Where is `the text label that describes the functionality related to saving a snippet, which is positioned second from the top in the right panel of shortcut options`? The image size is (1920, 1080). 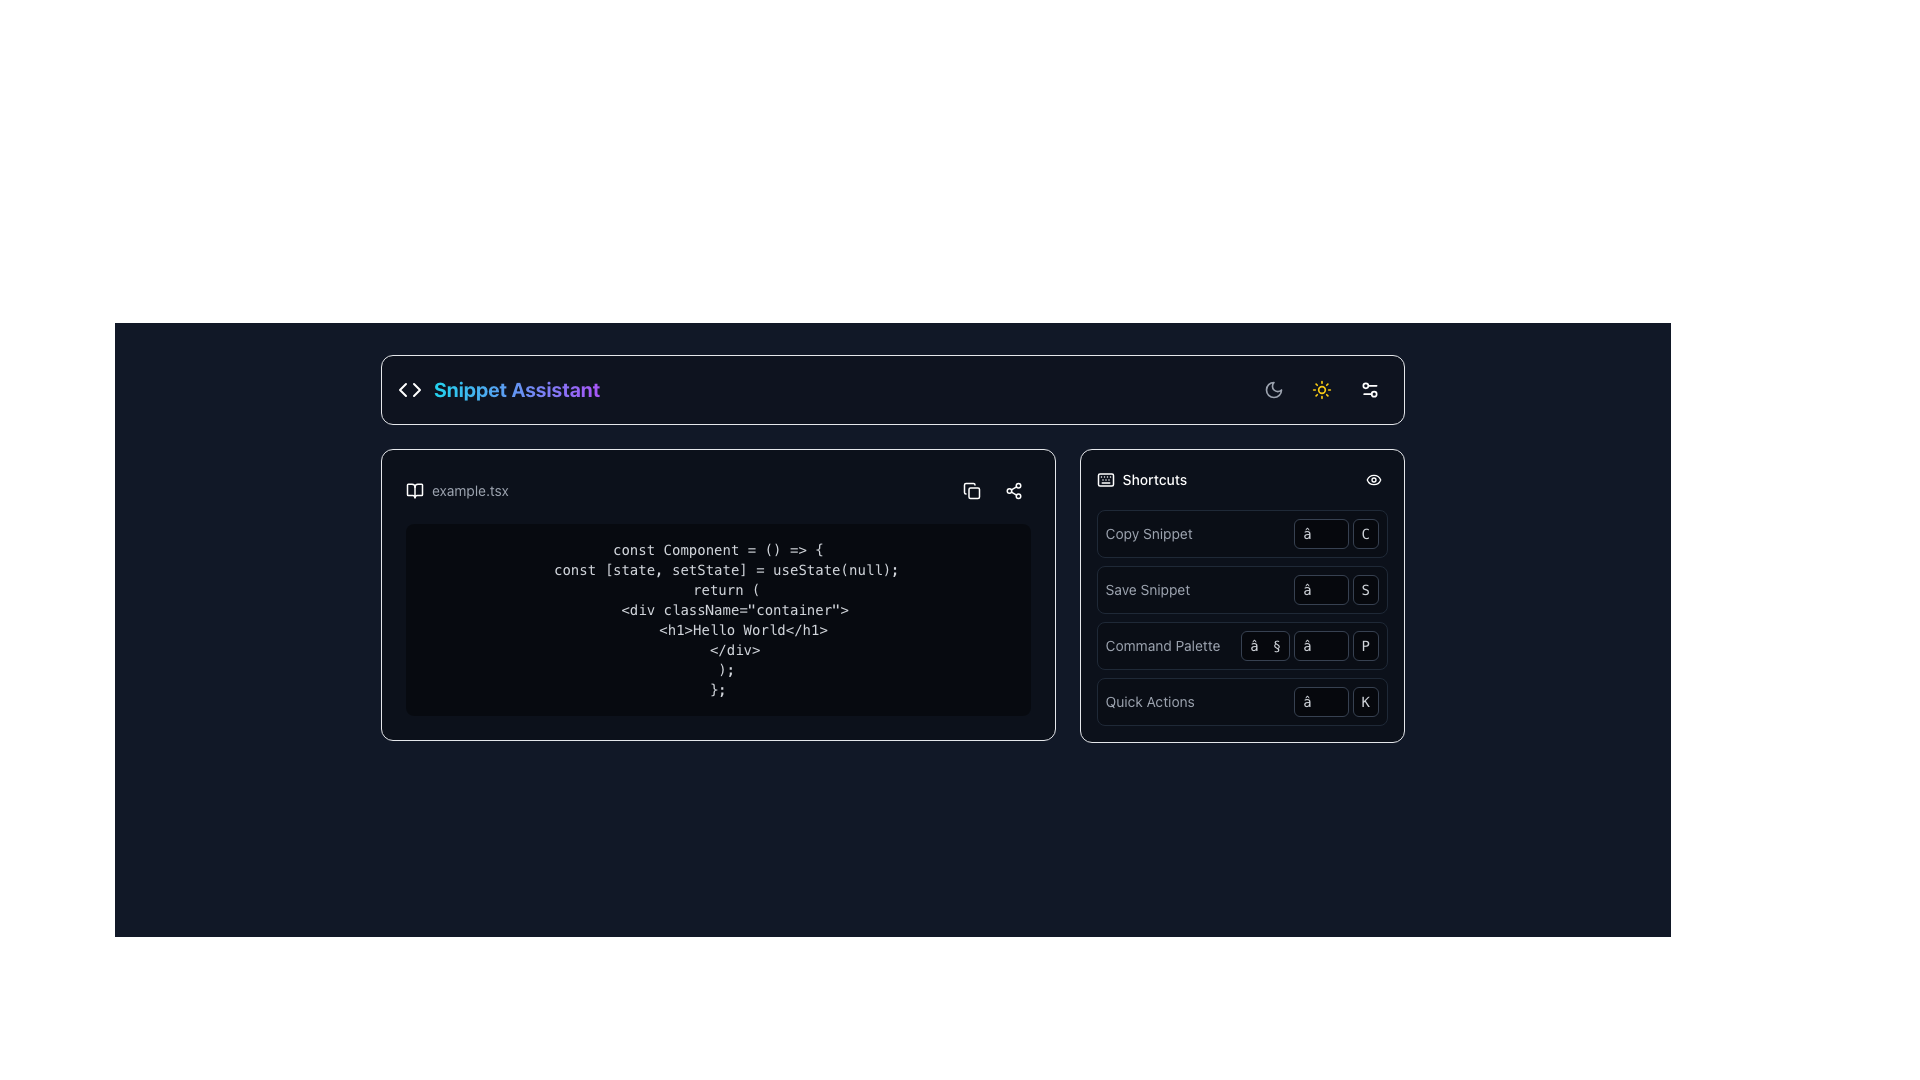 the text label that describes the functionality related to saving a snippet, which is positioned second from the top in the right panel of shortcut options is located at coordinates (1147, 589).